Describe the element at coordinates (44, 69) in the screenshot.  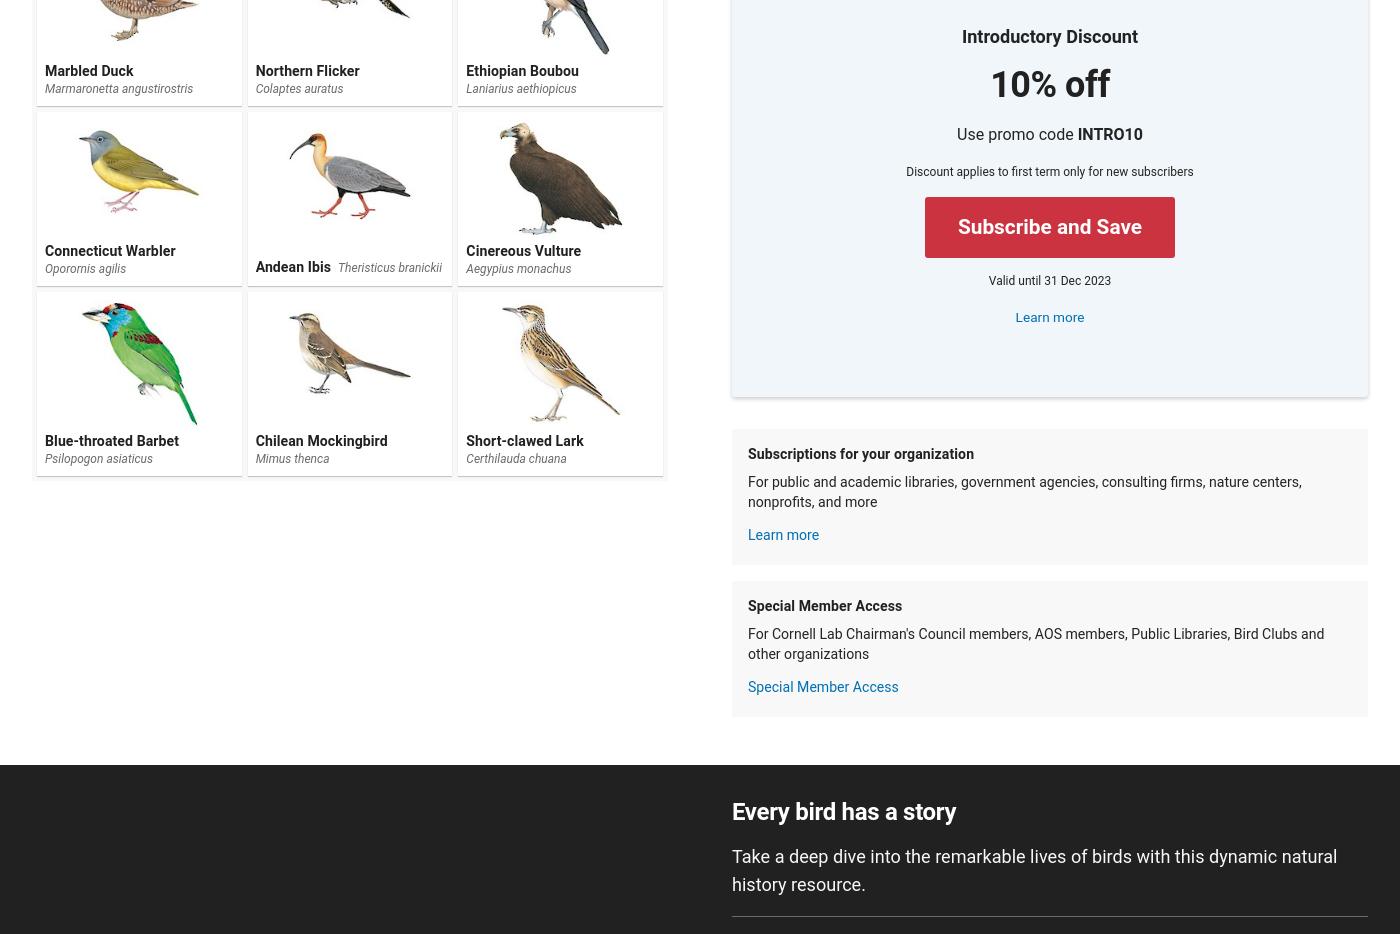
I see `'Marbled Duck'` at that location.